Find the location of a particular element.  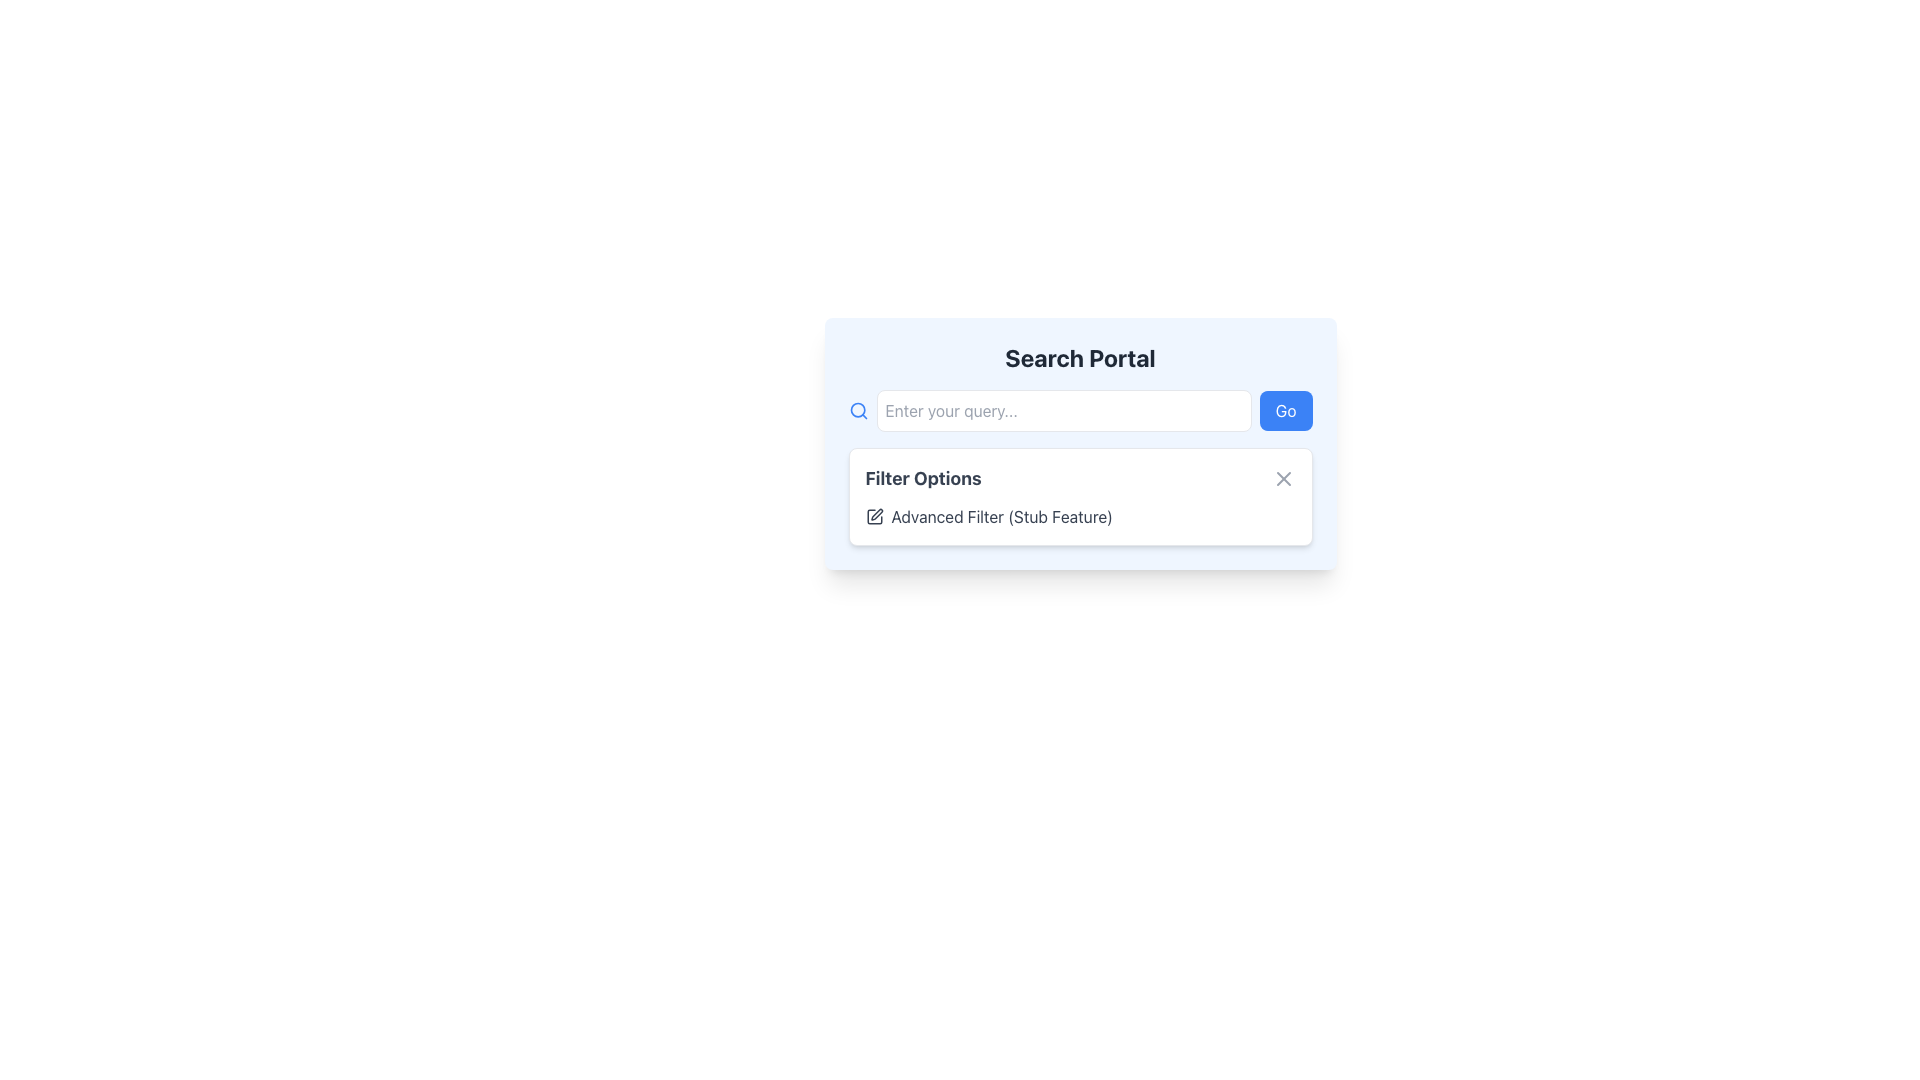

the Close Button, which is a small gray 'X' icon located on the far-right side of the 'Filter Options' heading is located at coordinates (1283, 478).